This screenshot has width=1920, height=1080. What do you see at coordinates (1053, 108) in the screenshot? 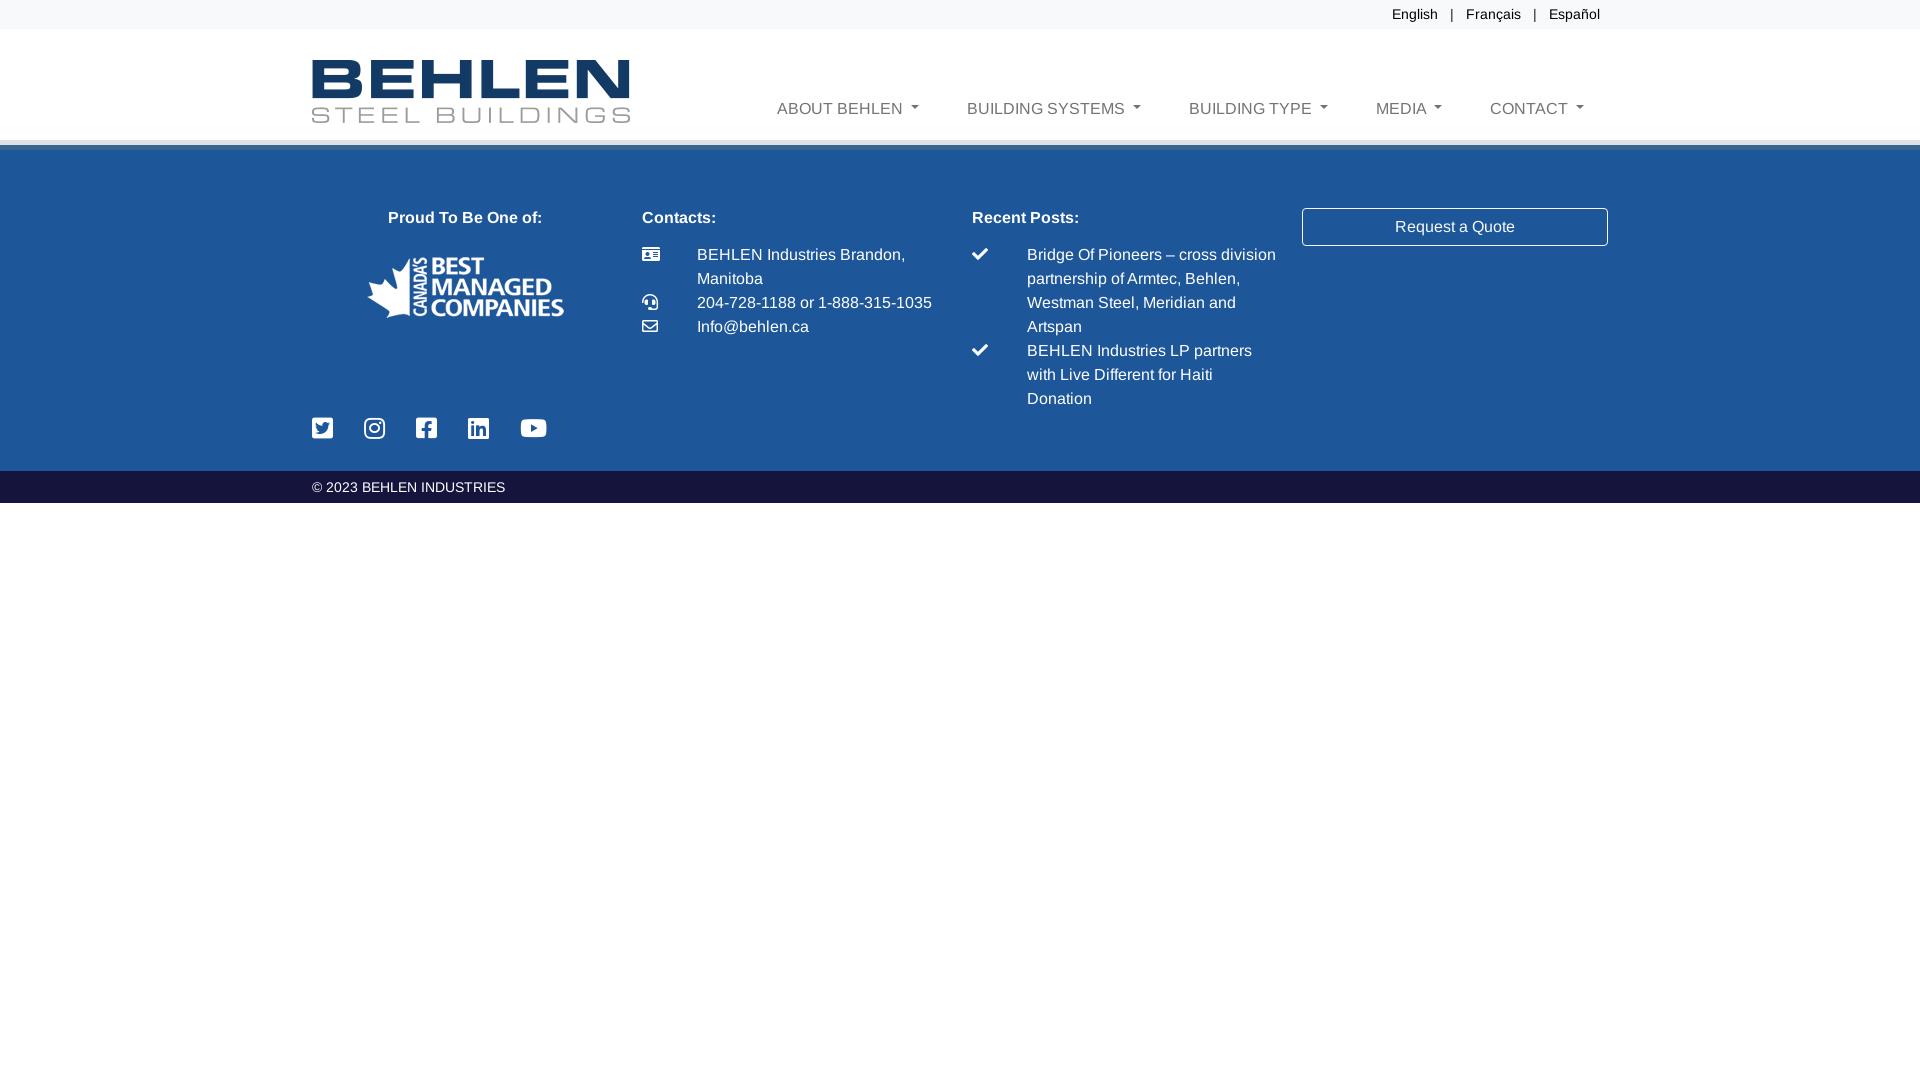
I see `'BUILDING SYSTEMS'` at bounding box center [1053, 108].